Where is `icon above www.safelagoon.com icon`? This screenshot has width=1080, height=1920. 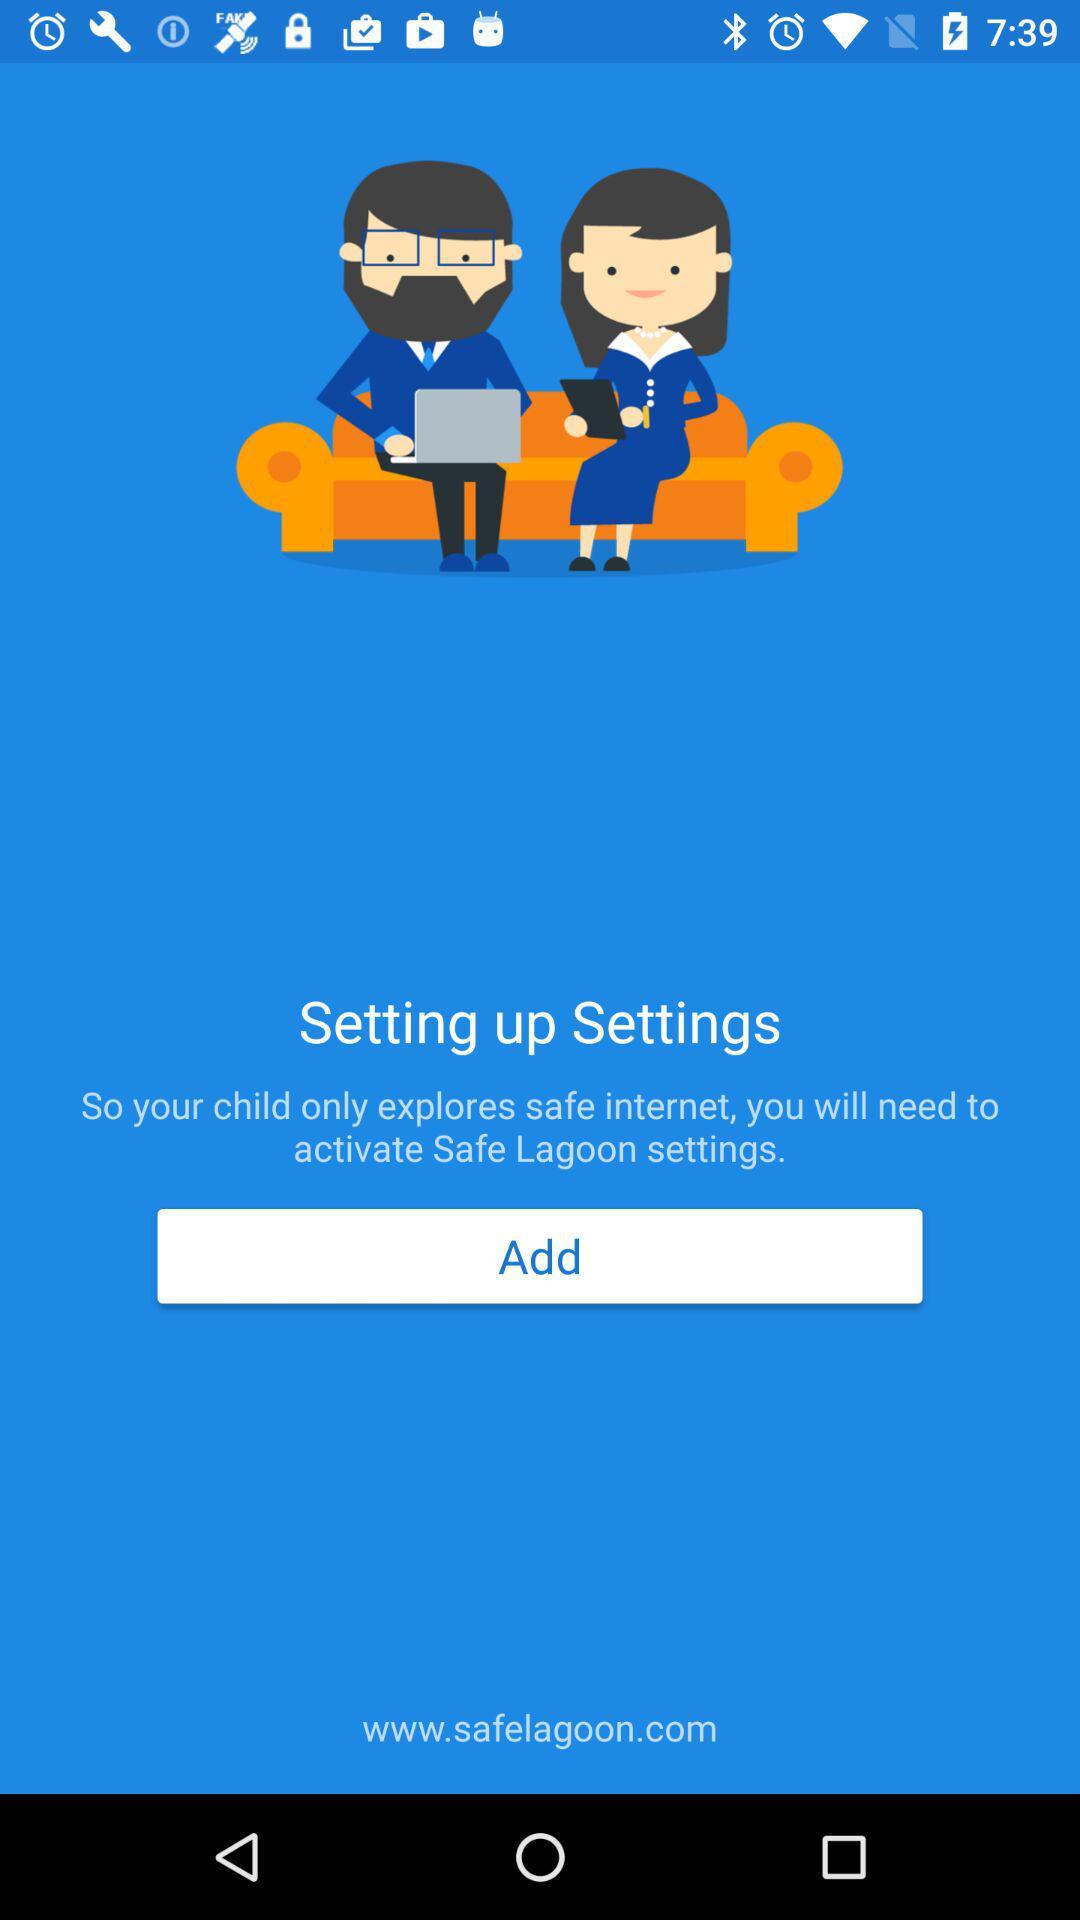 icon above www.safelagoon.com icon is located at coordinates (540, 1255).